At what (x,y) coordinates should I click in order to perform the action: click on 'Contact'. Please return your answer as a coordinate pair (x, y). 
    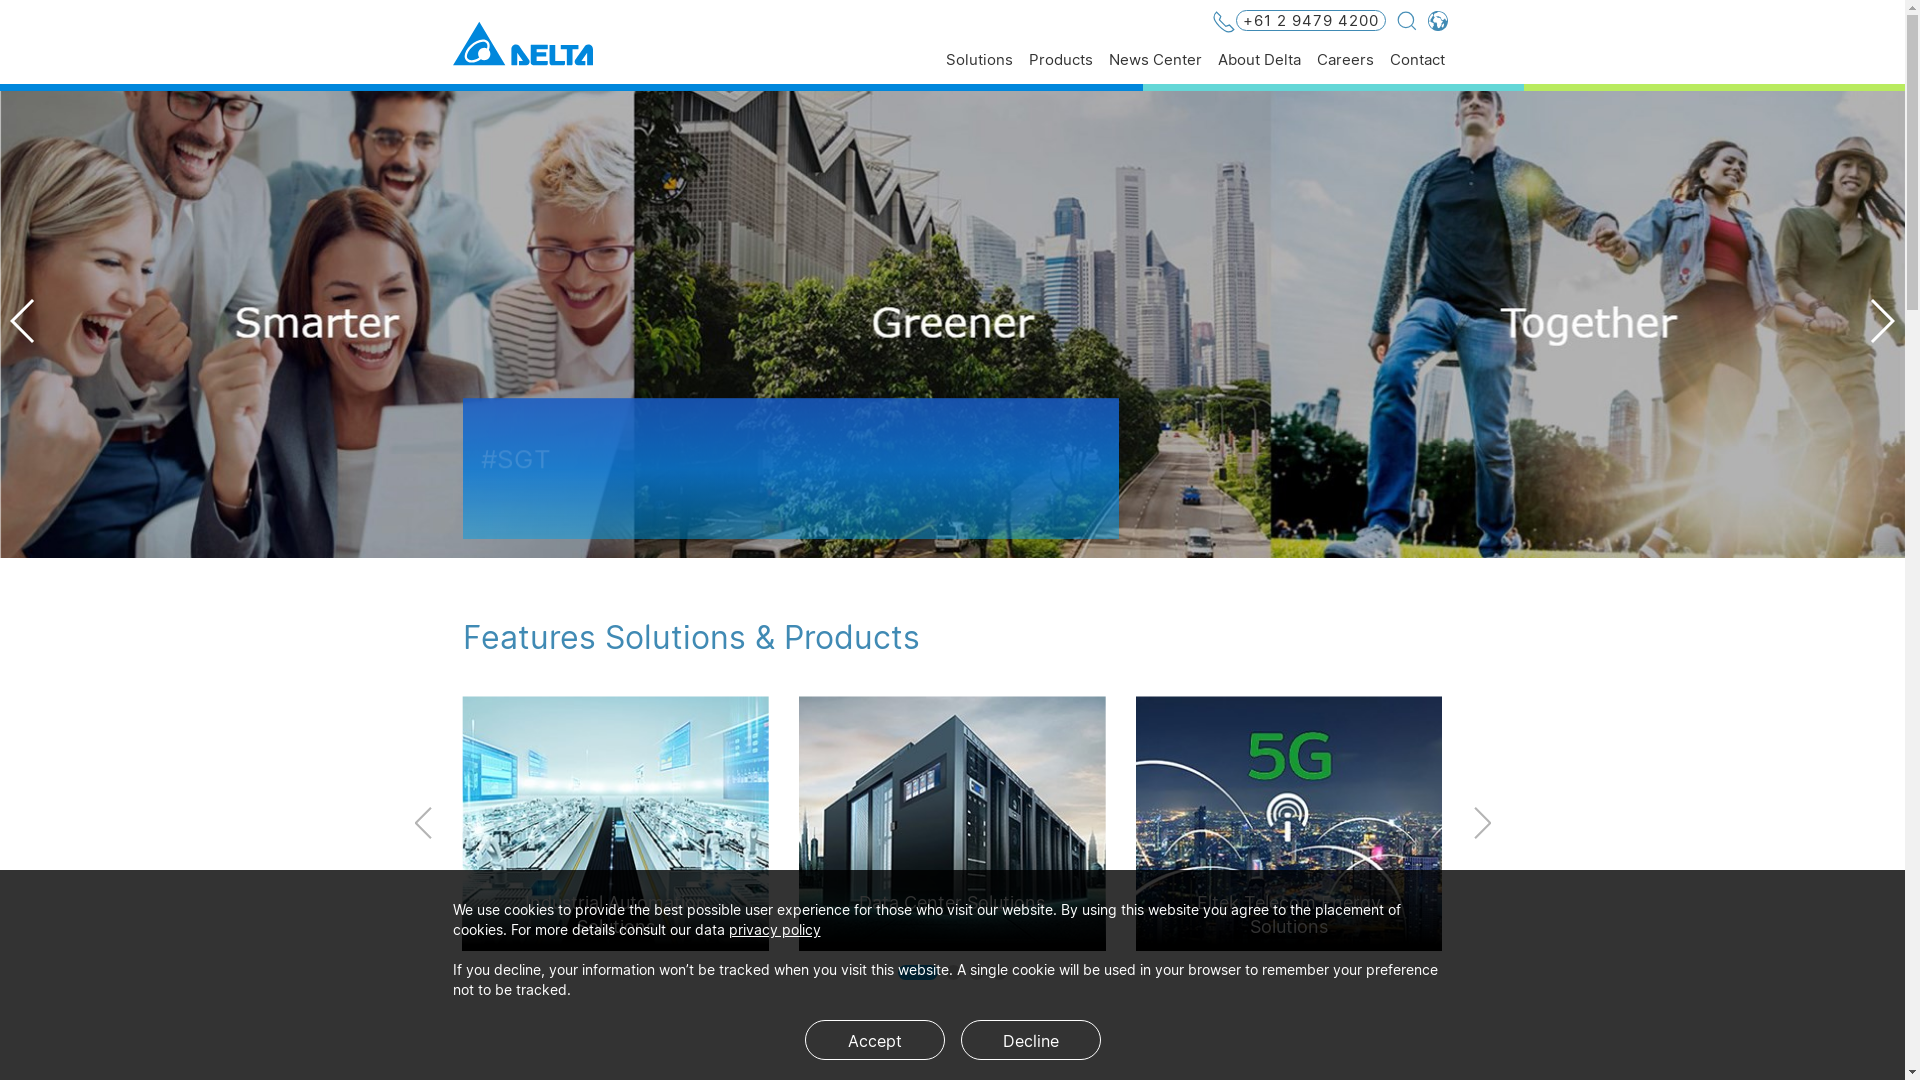
    Looking at the image, I should click on (1416, 67).